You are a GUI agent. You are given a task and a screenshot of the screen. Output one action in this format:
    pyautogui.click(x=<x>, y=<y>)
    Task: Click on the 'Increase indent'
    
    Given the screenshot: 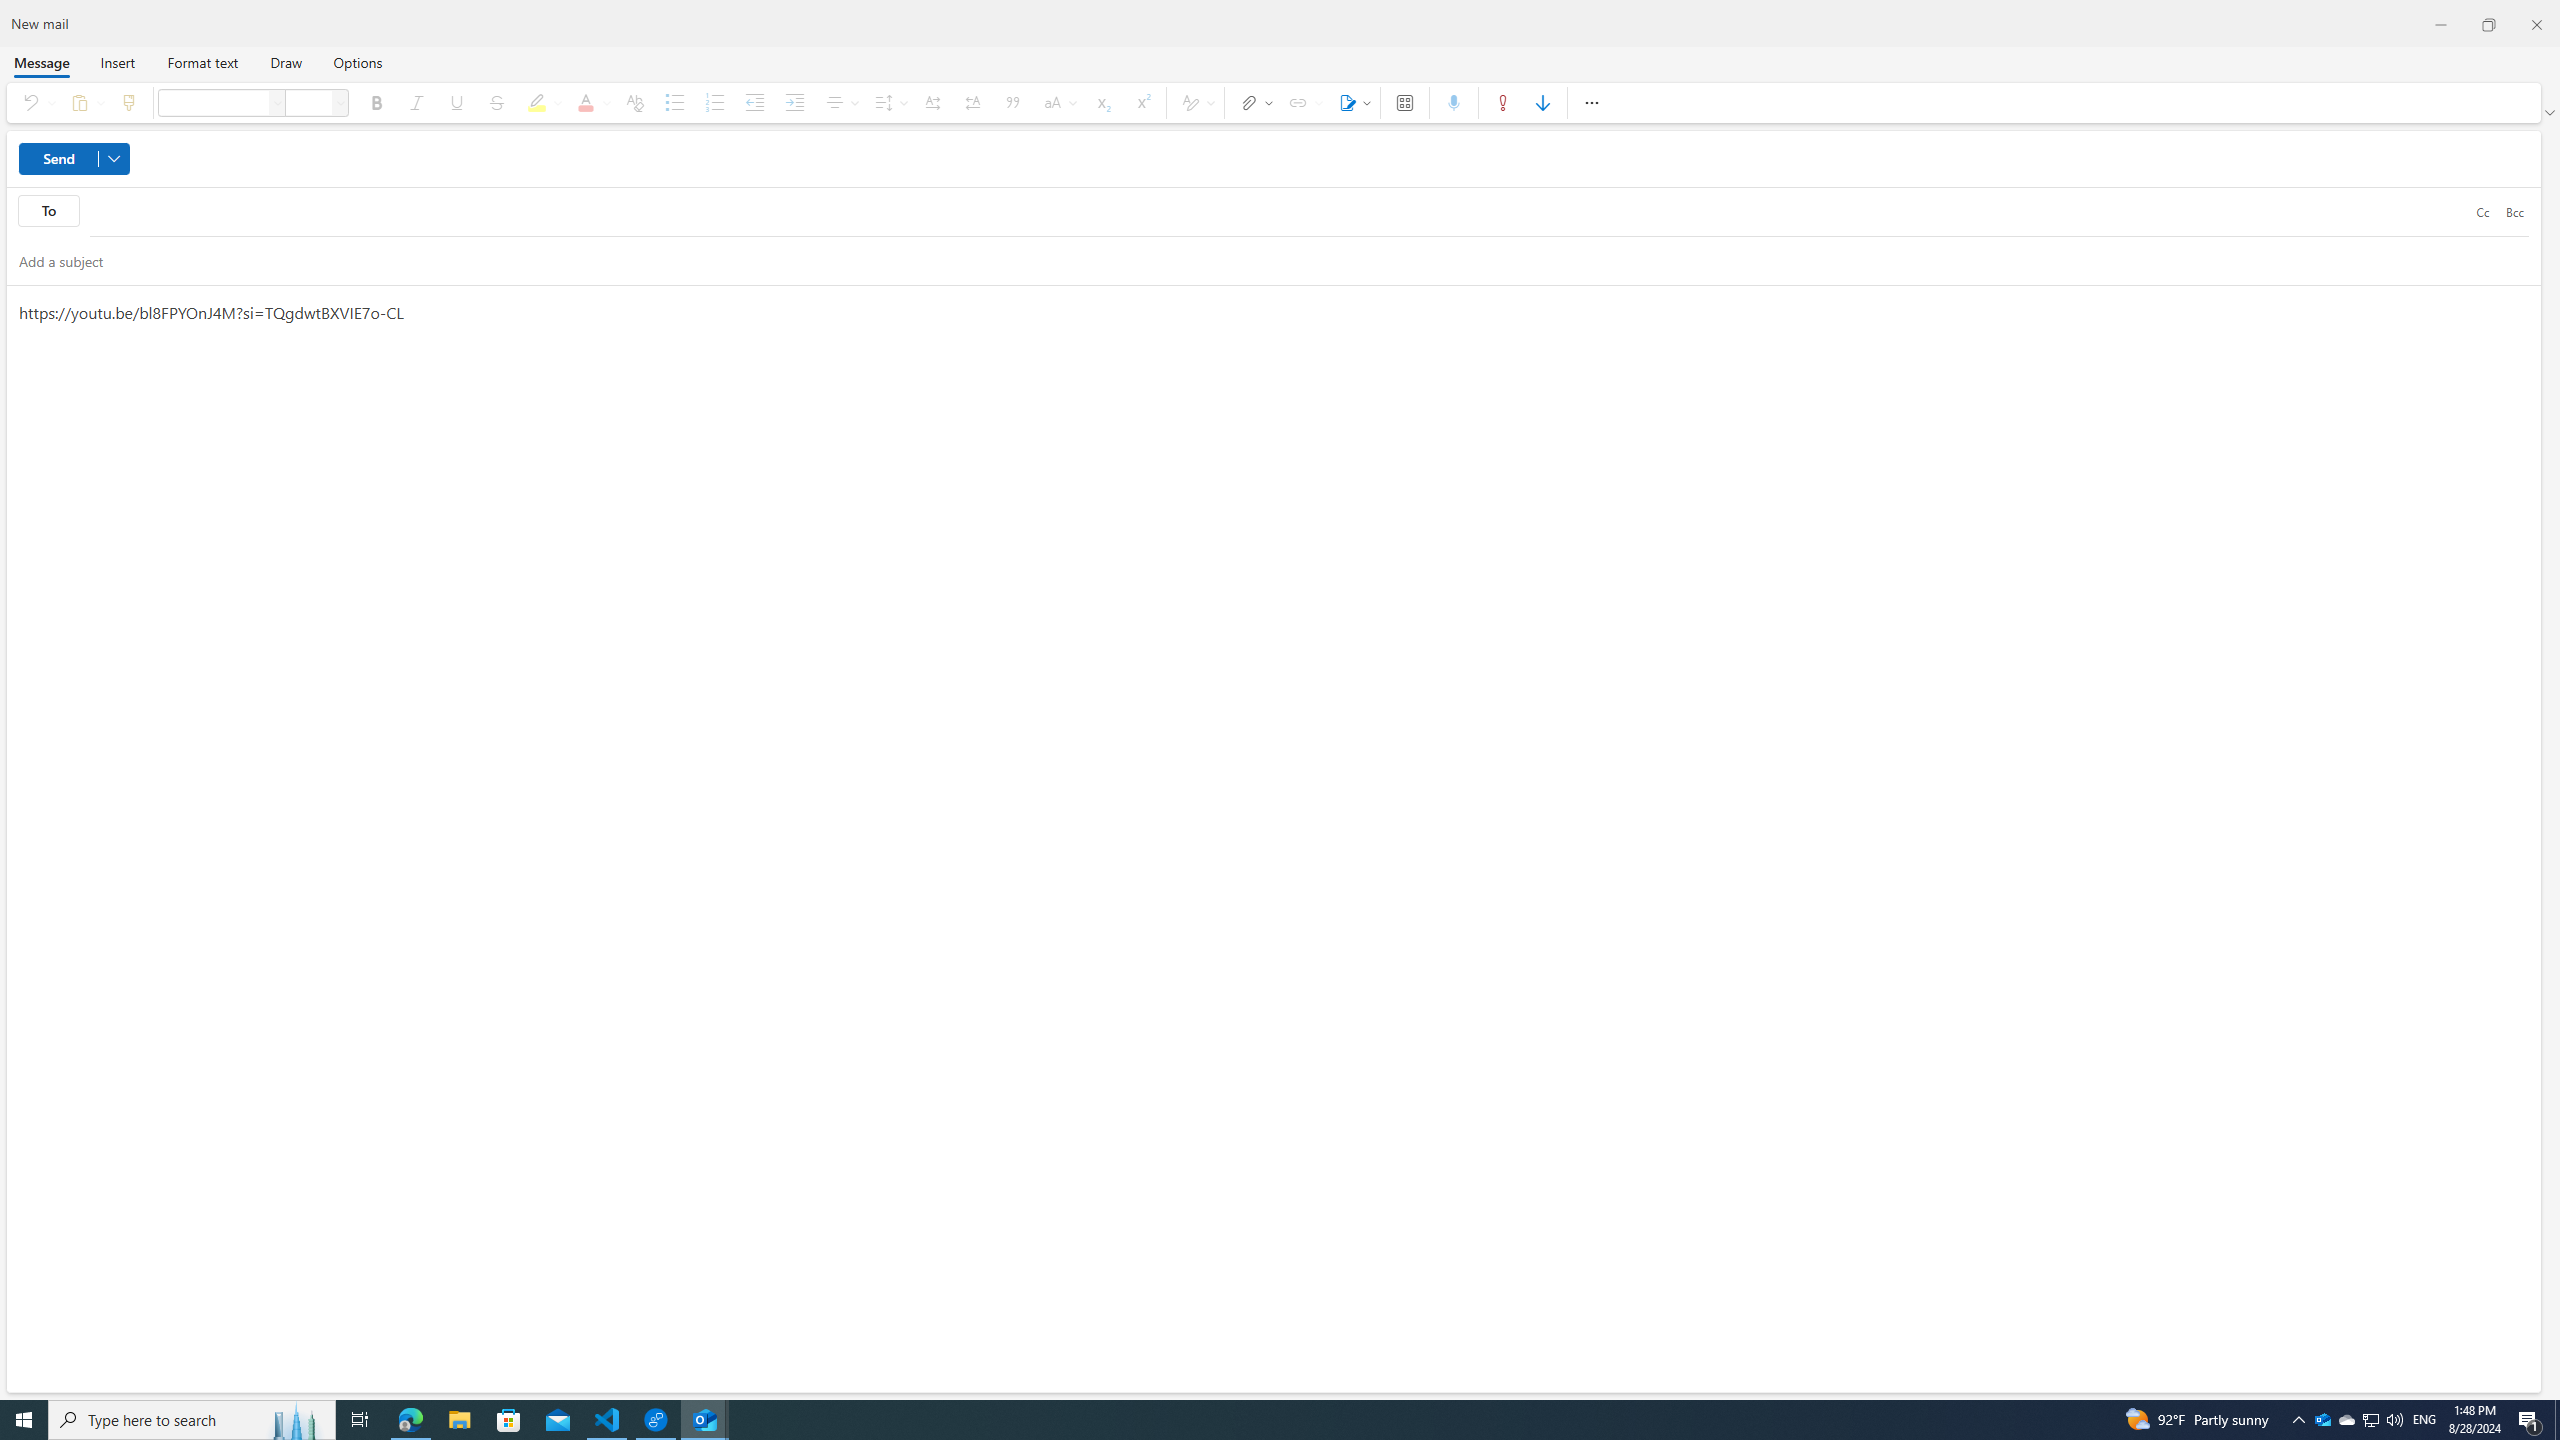 What is the action you would take?
    pyautogui.click(x=794, y=102)
    